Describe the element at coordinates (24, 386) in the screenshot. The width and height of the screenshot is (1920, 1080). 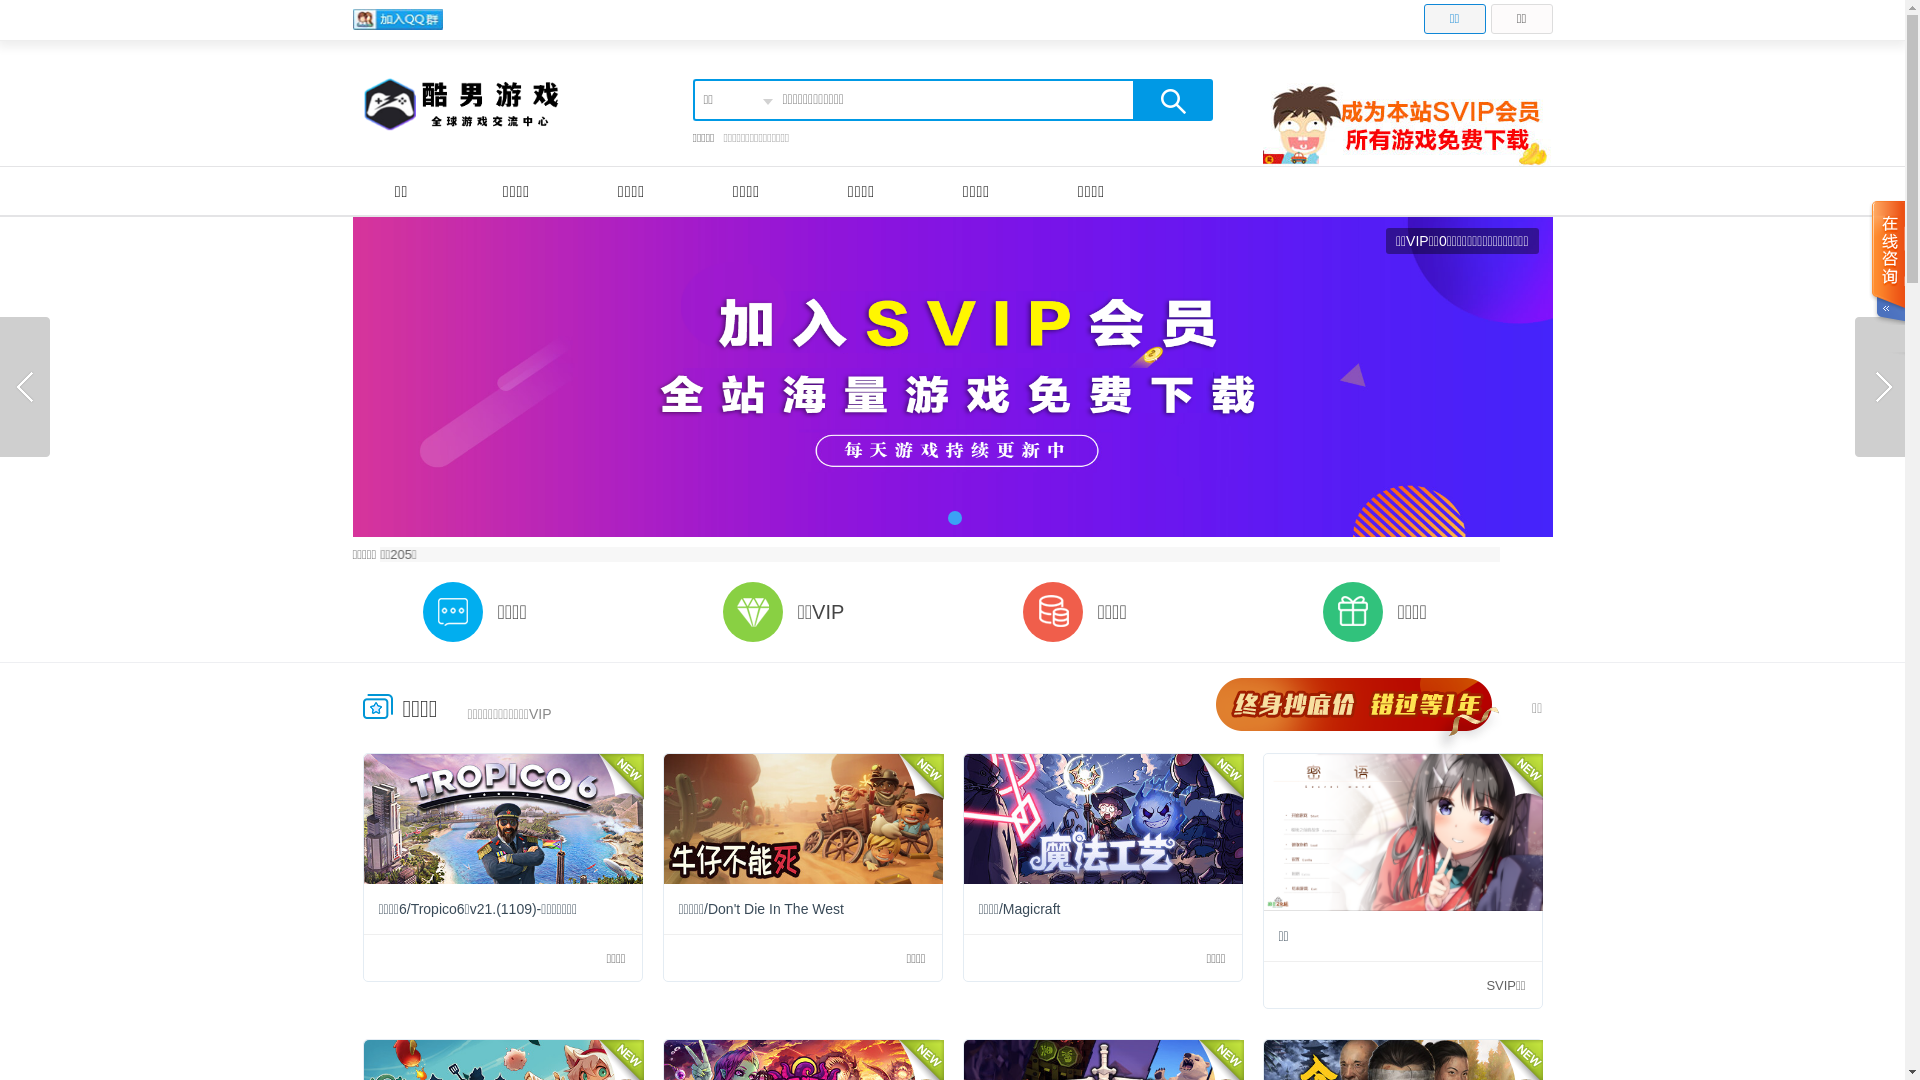
I see `'prev'` at that location.